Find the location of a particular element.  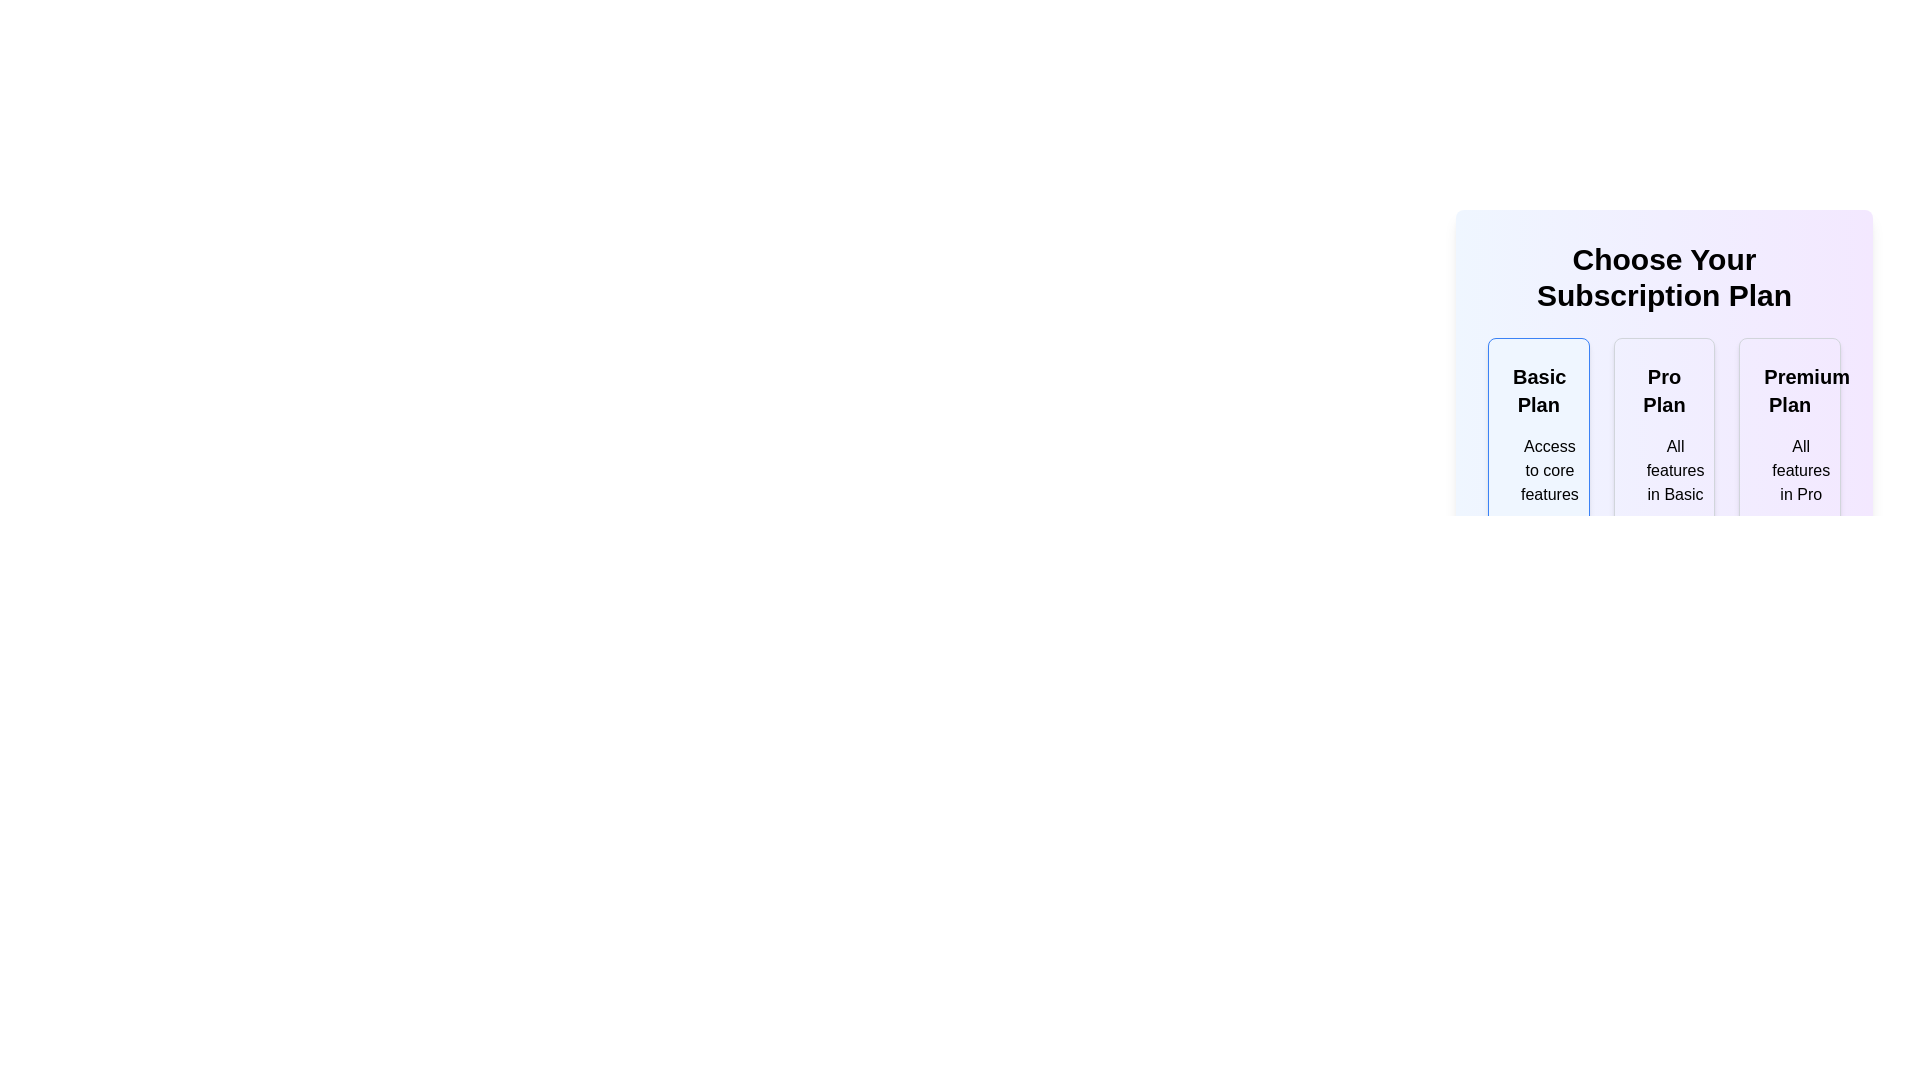

the 'Premium Plan' text label, which is boldly displayed at the top of the rightmost subscription card is located at coordinates (1790, 390).